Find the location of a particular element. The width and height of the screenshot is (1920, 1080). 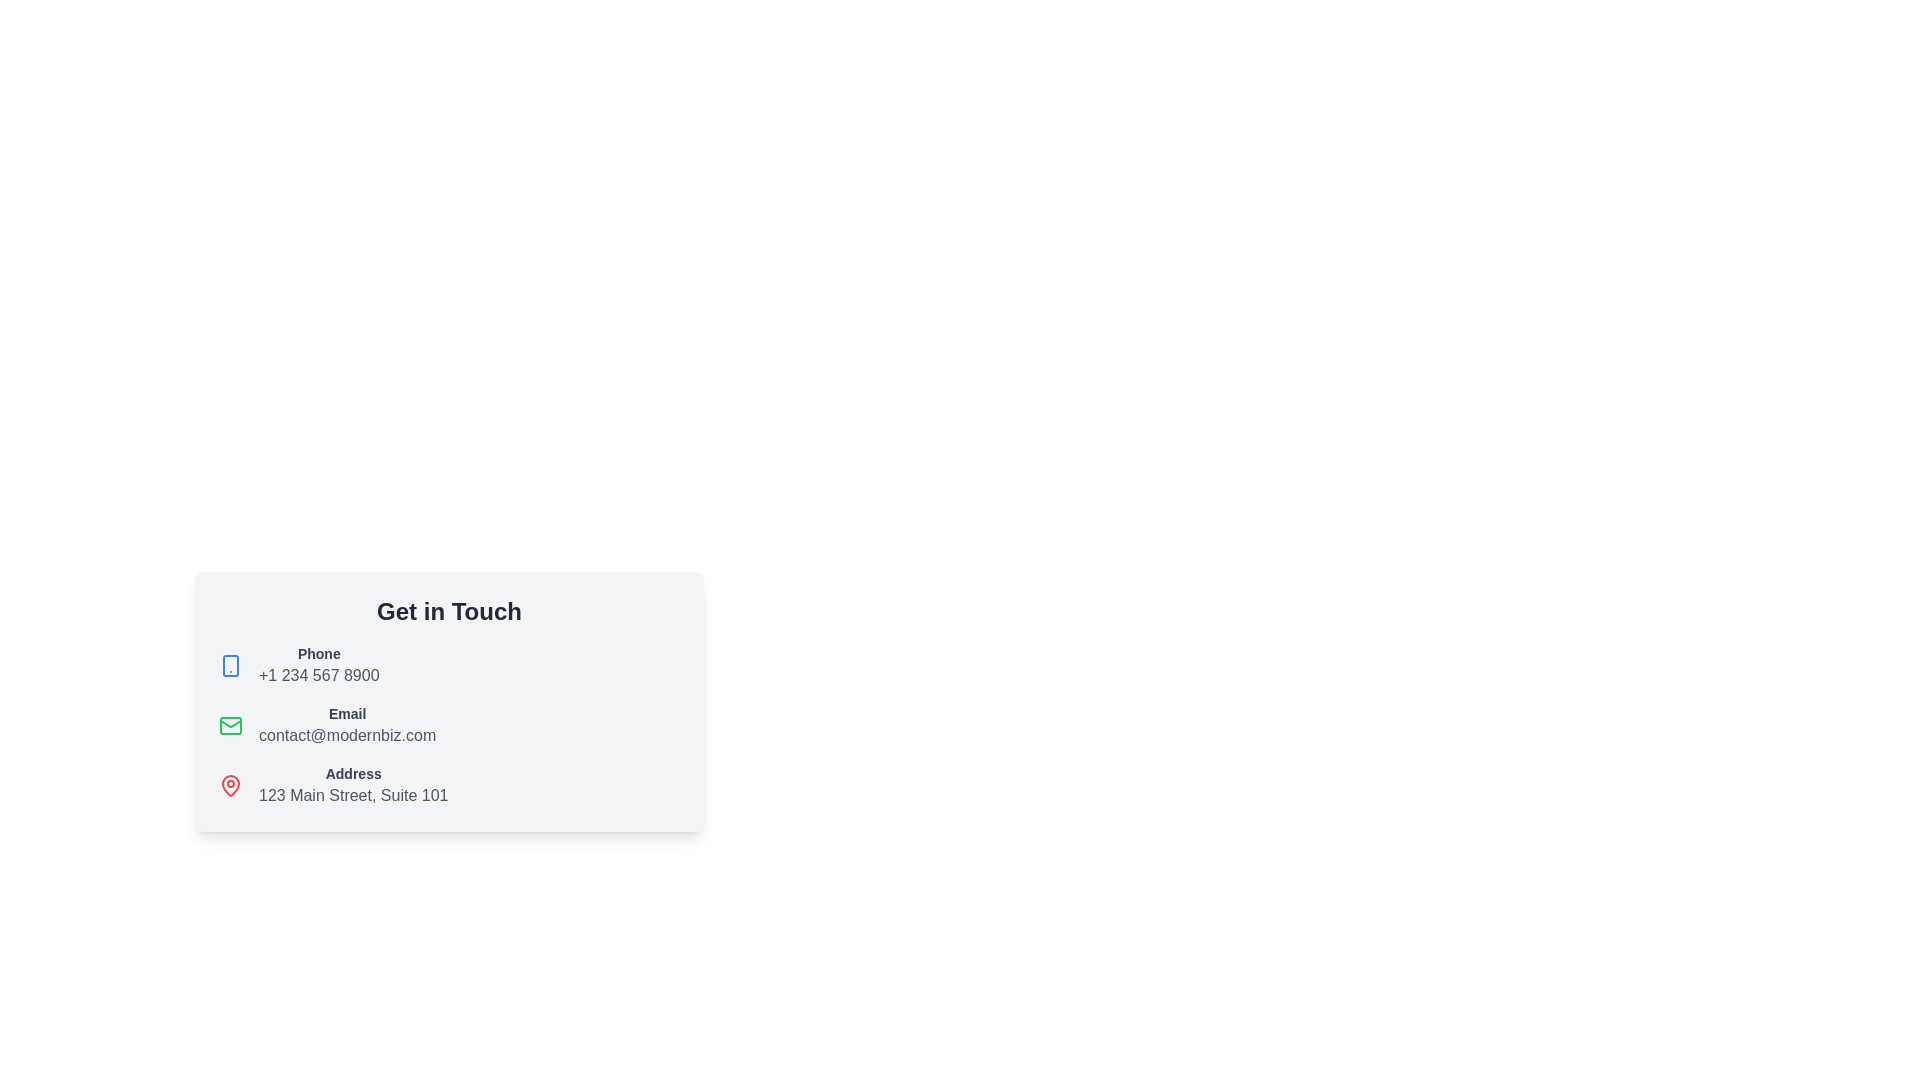

the red map pin icon located in the bottom left corner of the address section of the 'Get in Touch' contact information card, which is directly to the left of the text 'Address123 Main Street, Suite 101' is located at coordinates (230, 785).